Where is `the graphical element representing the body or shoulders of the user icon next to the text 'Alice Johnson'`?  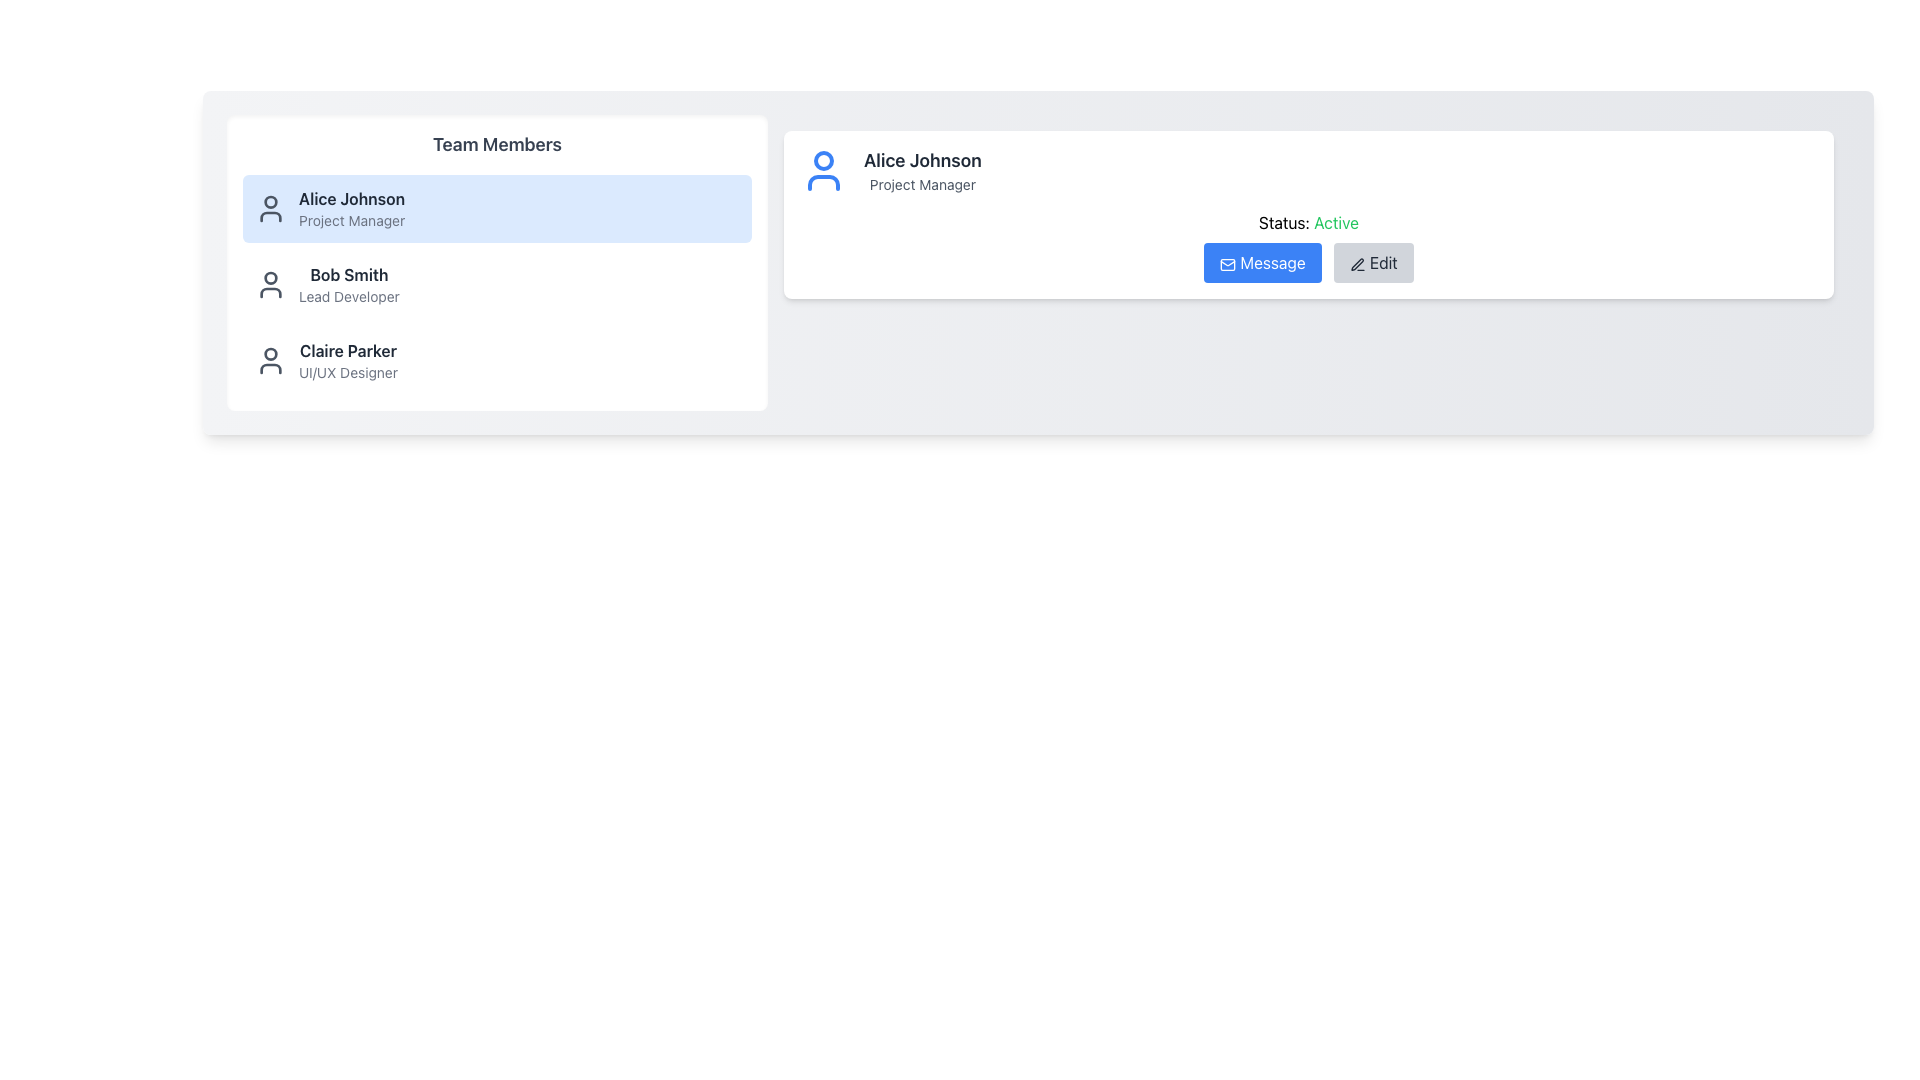 the graphical element representing the body or shoulders of the user icon next to the text 'Alice Johnson' is located at coordinates (269, 216).